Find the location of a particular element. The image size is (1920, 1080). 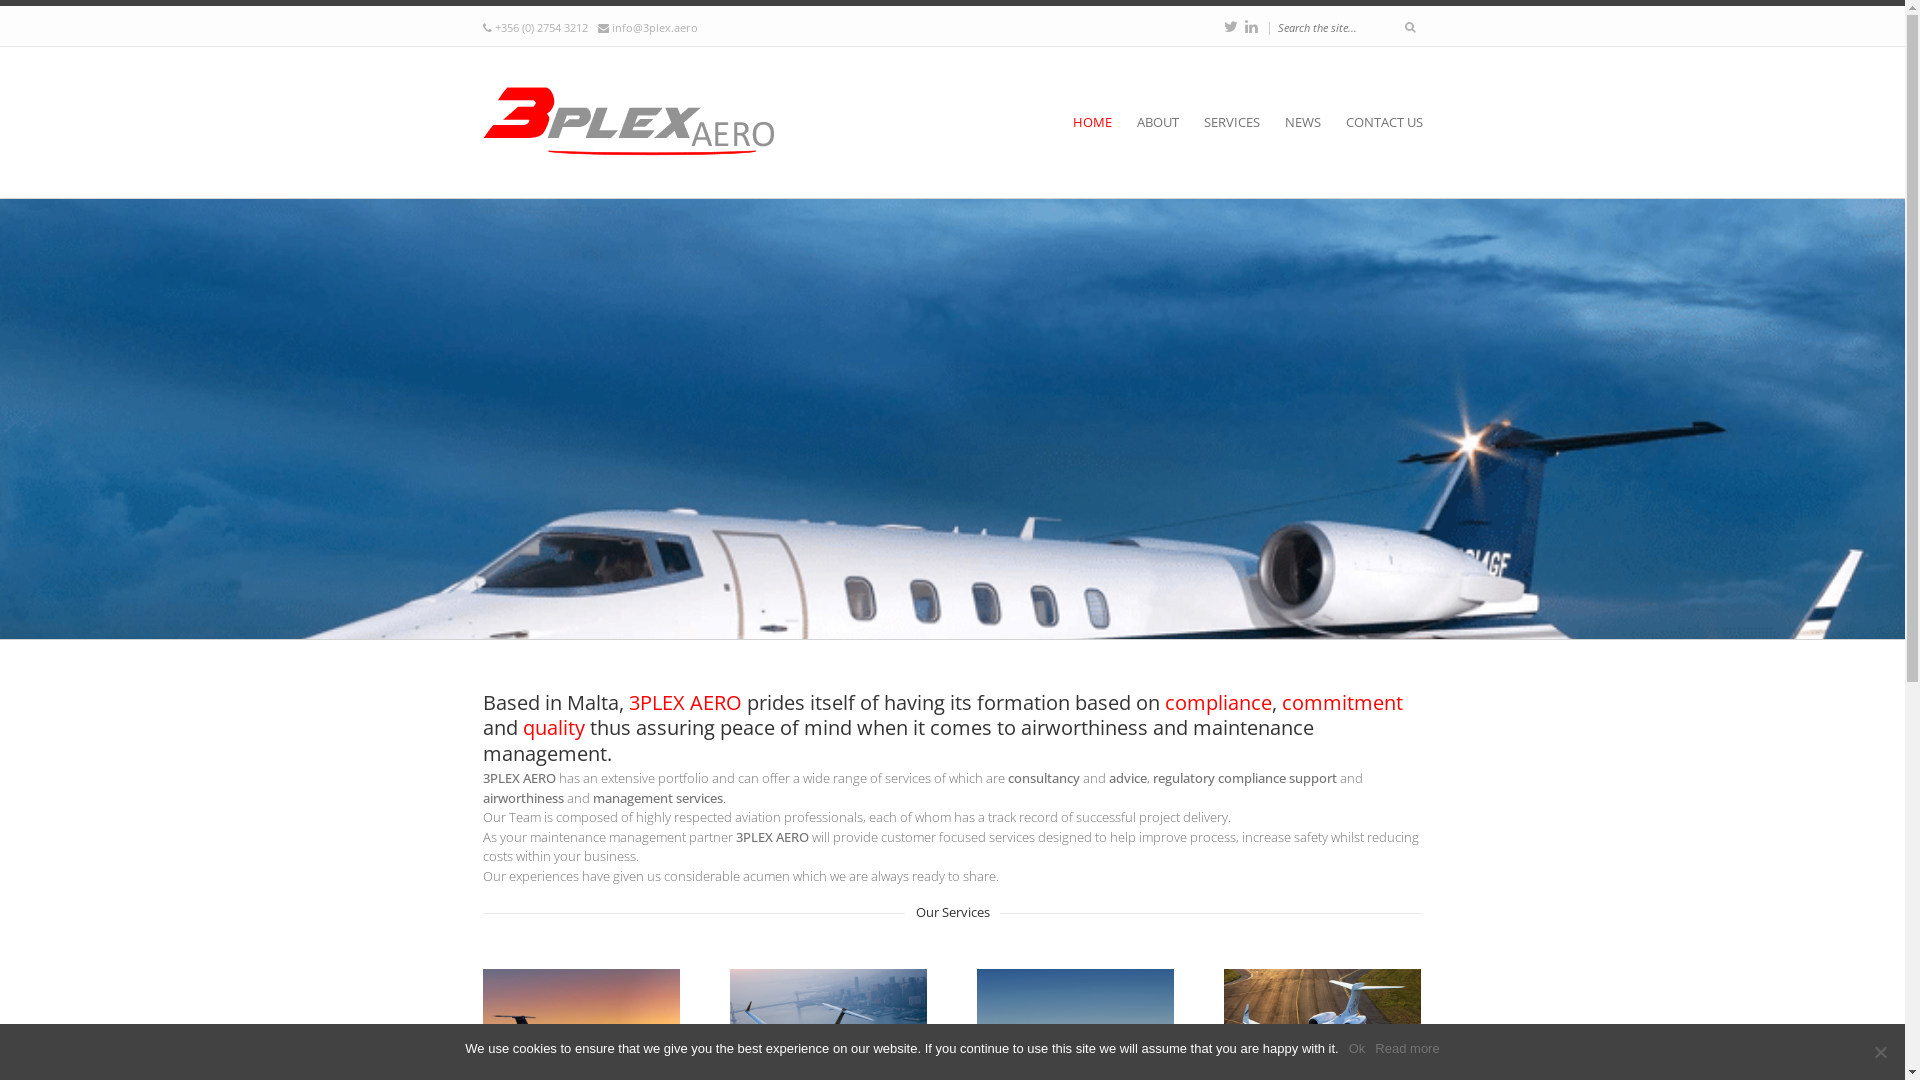

'Twitter' is located at coordinates (1229, 26).